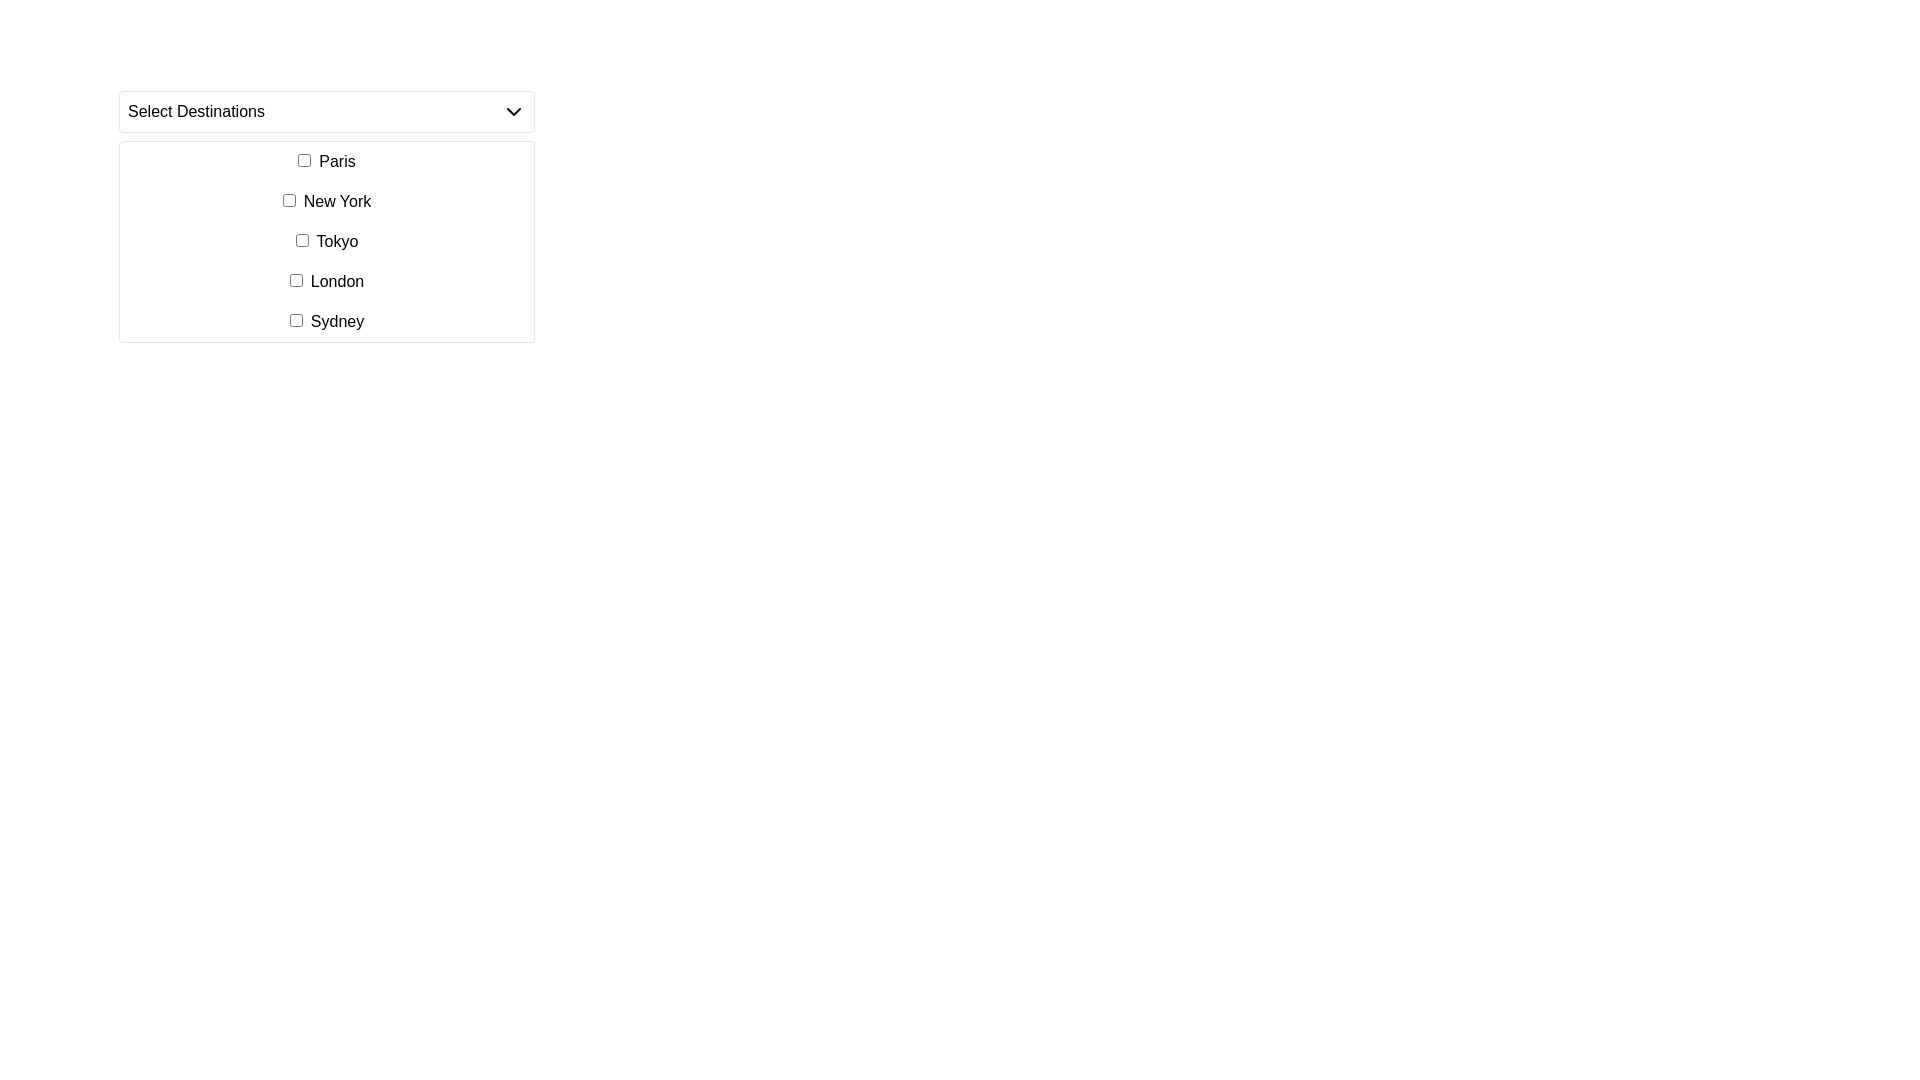  What do you see at coordinates (513, 111) in the screenshot?
I see `the downward chevron SVG icon located at the top-right corner of the 'Select Destinations' label` at bounding box center [513, 111].